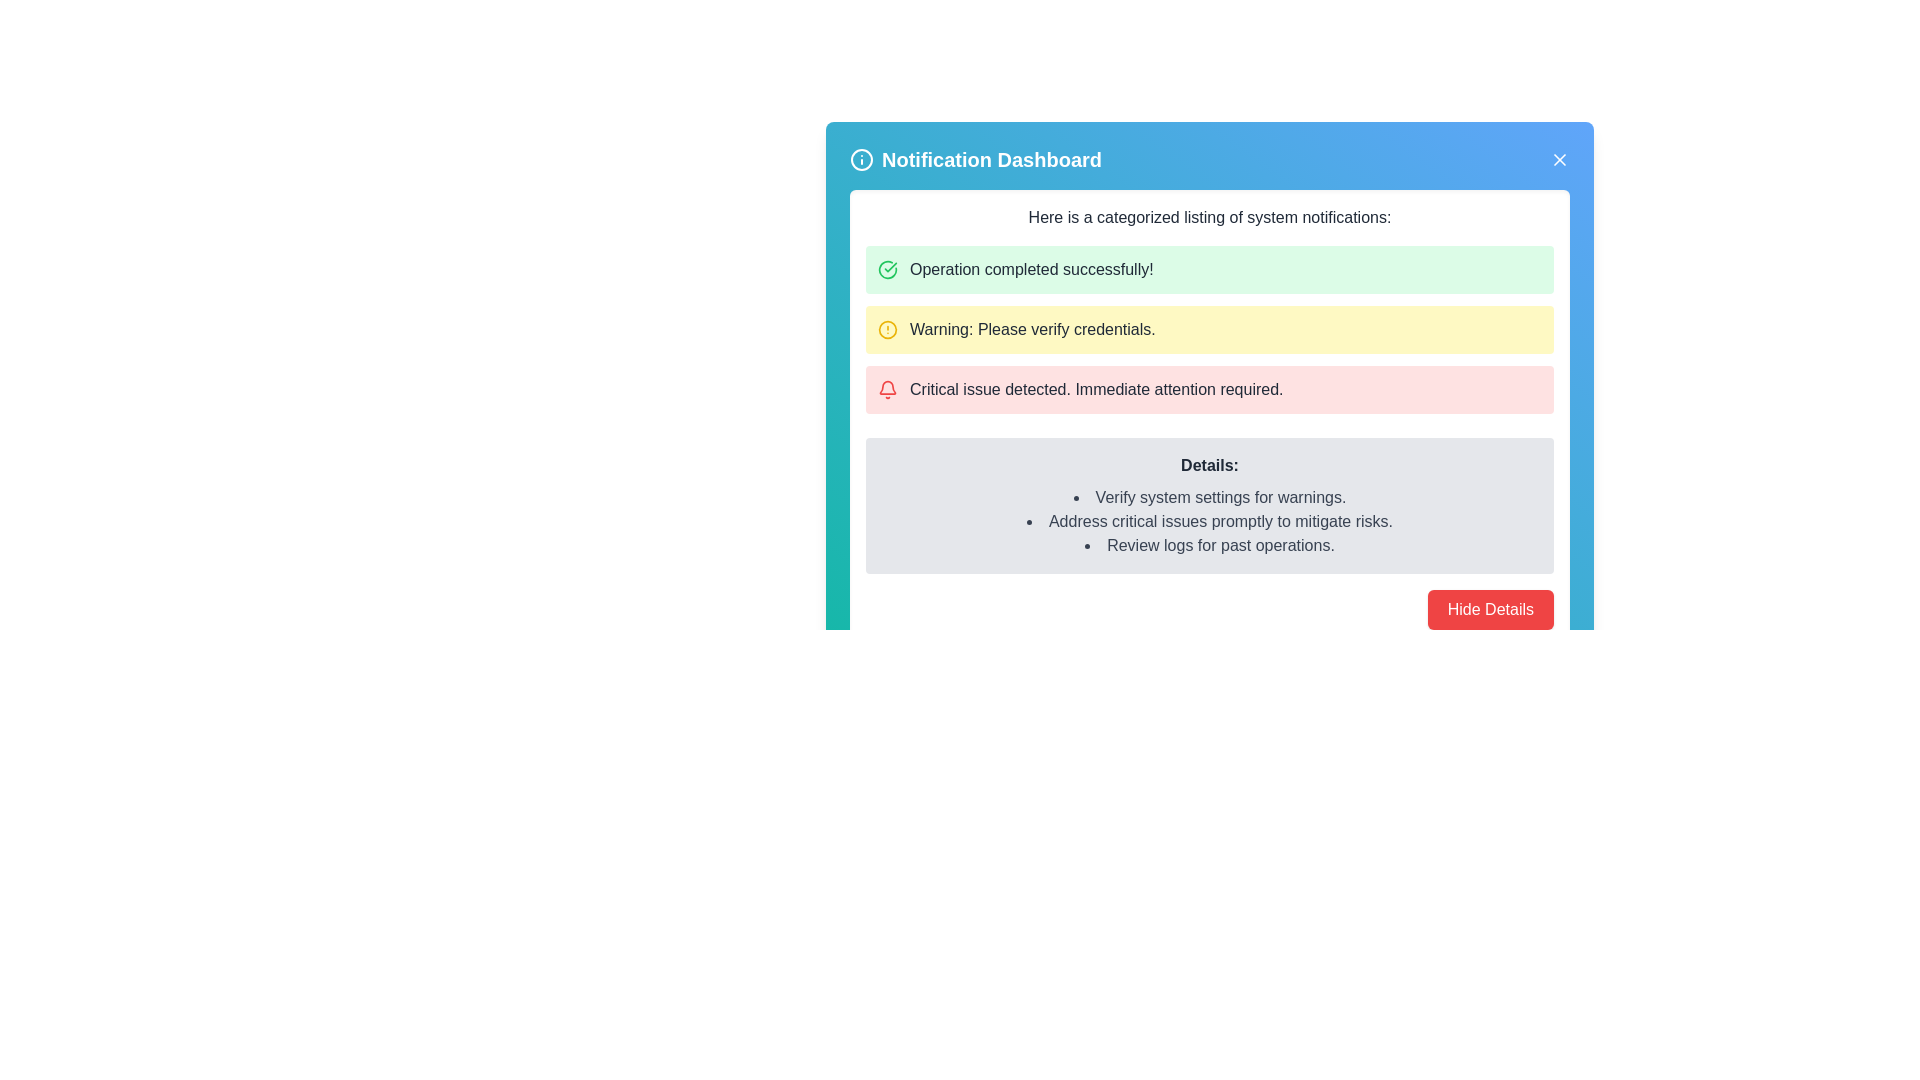  Describe the element at coordinates (1208, 546) in the screenshot. I see `the informational text directive located as the third item in the bulleted list under the label 'Details:' within the gray box` at that location.